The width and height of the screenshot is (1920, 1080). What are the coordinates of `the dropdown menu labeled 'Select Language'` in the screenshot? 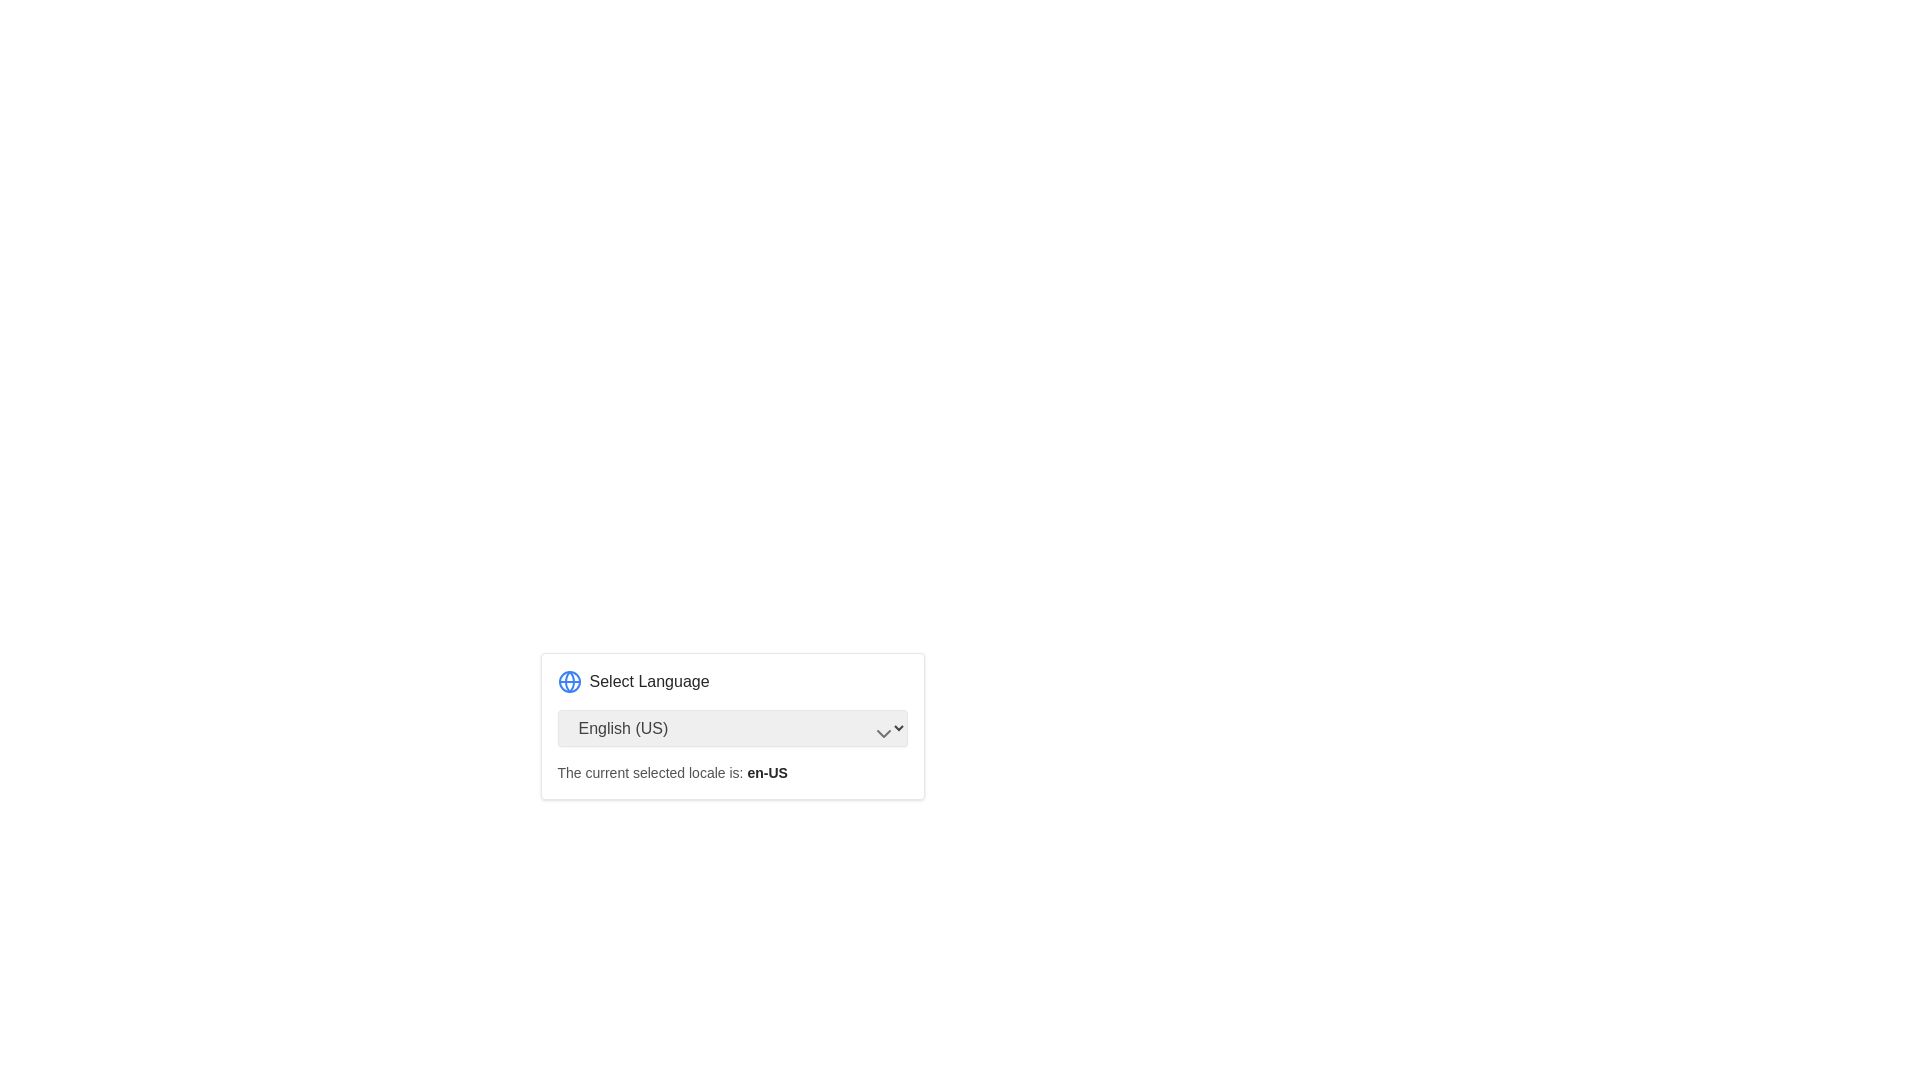 It's located at (731, 728).